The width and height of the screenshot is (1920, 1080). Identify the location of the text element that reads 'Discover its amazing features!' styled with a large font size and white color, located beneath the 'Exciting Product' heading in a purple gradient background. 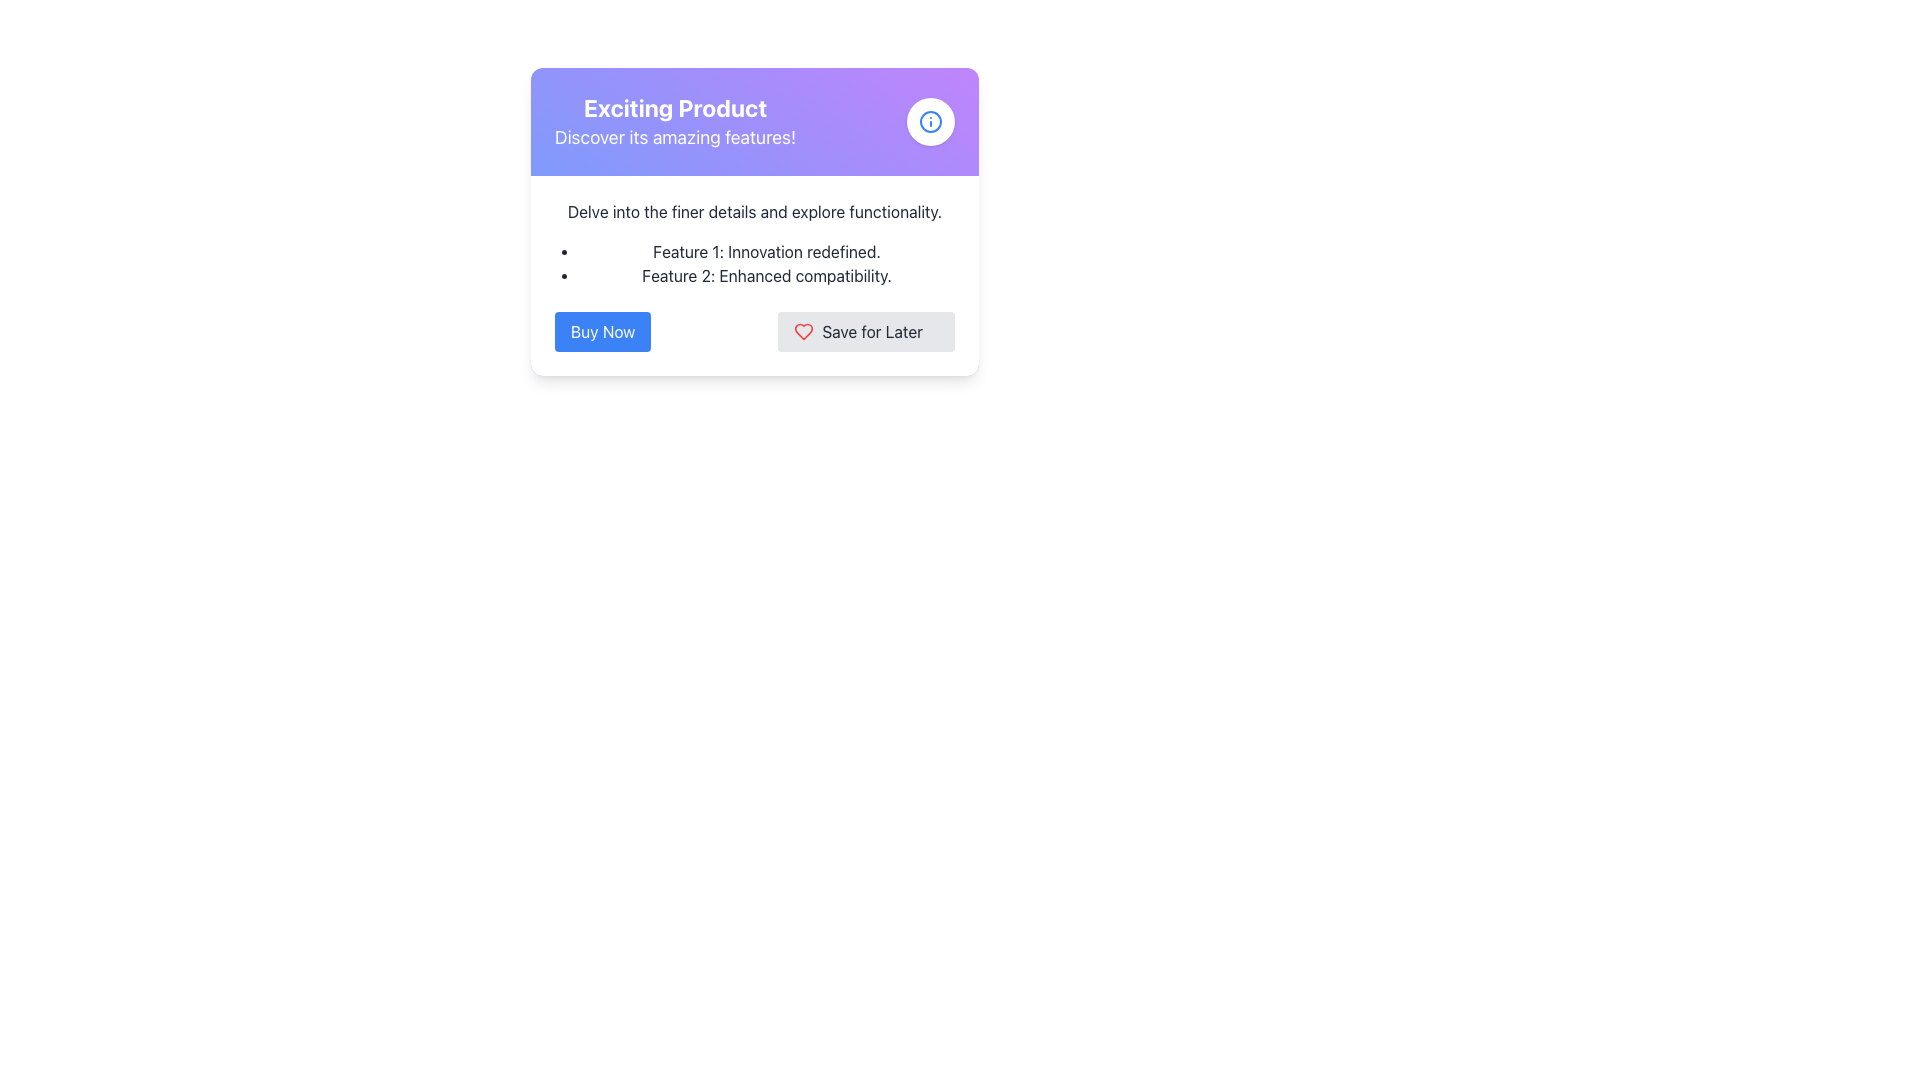
(675, 137).